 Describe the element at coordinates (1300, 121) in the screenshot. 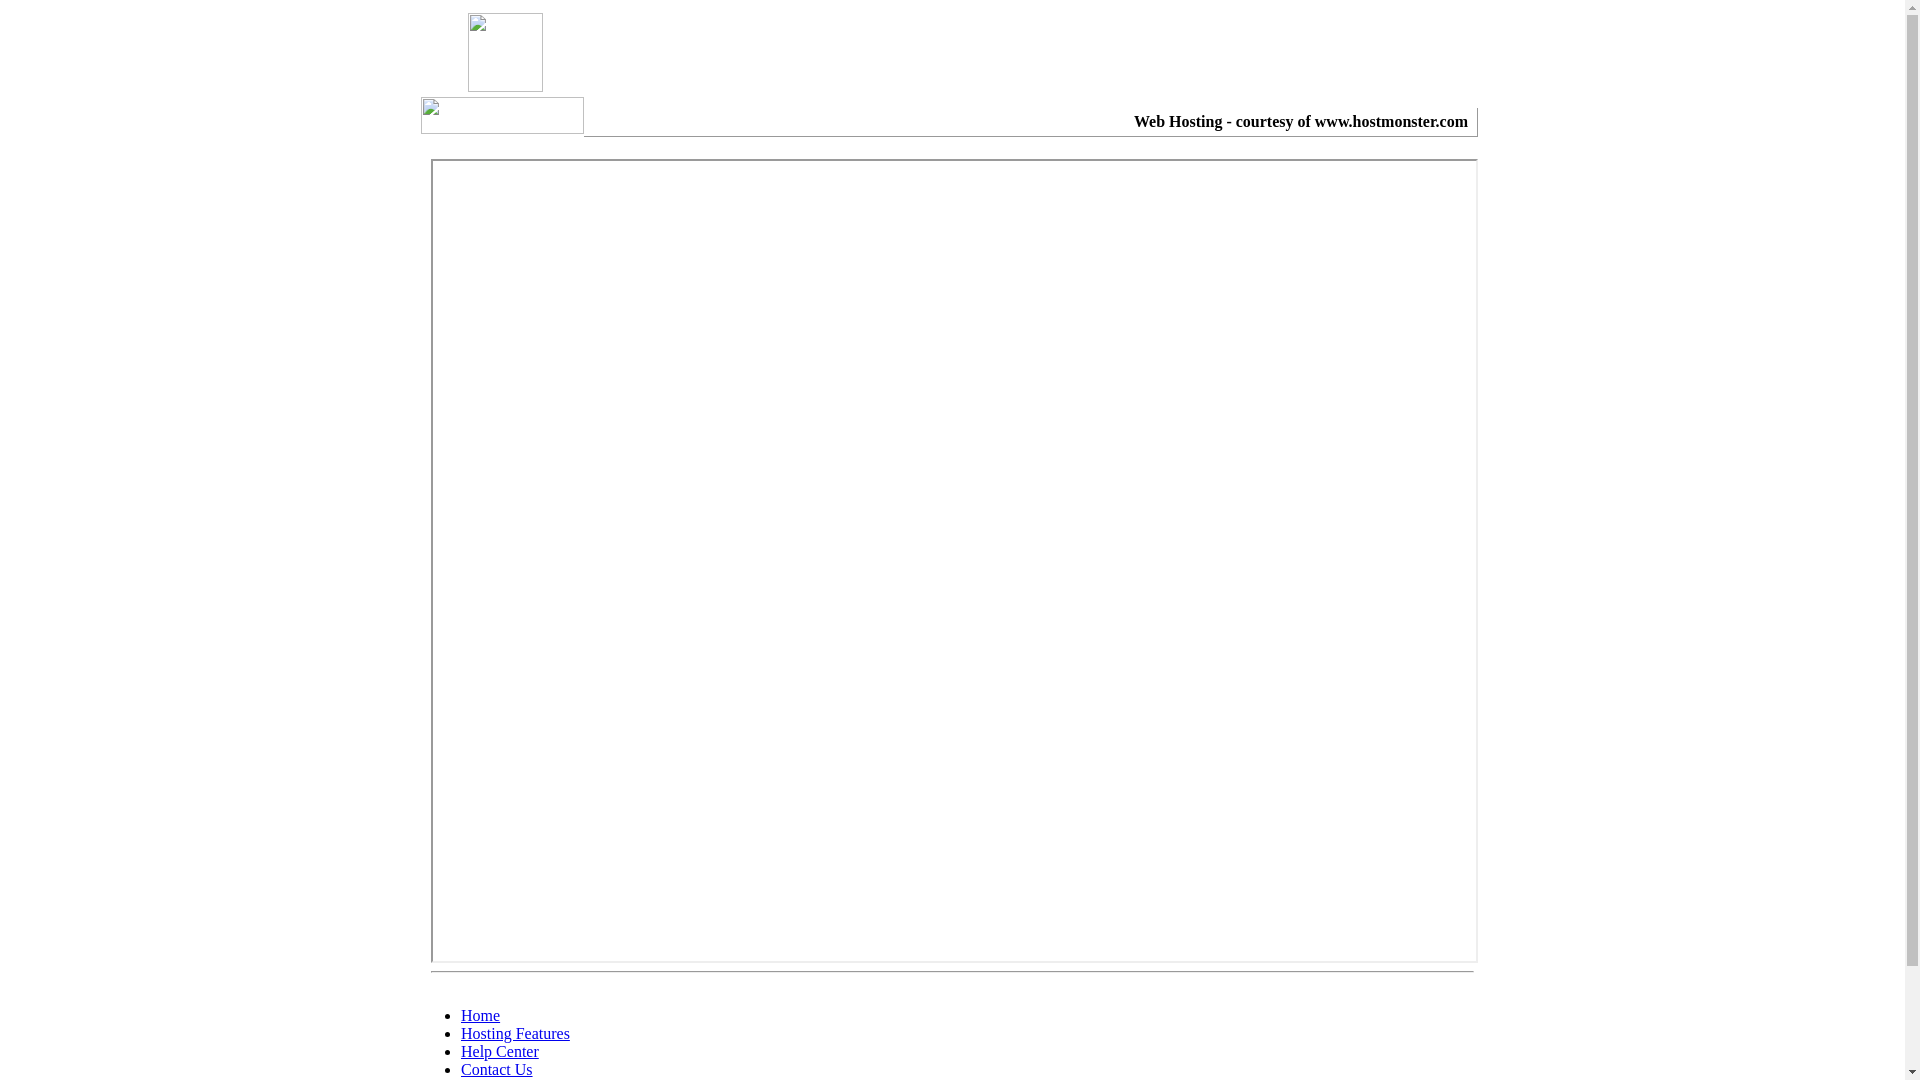

I see `'Web Hosting - courtesy of www.hostmonster.com'` at that location.